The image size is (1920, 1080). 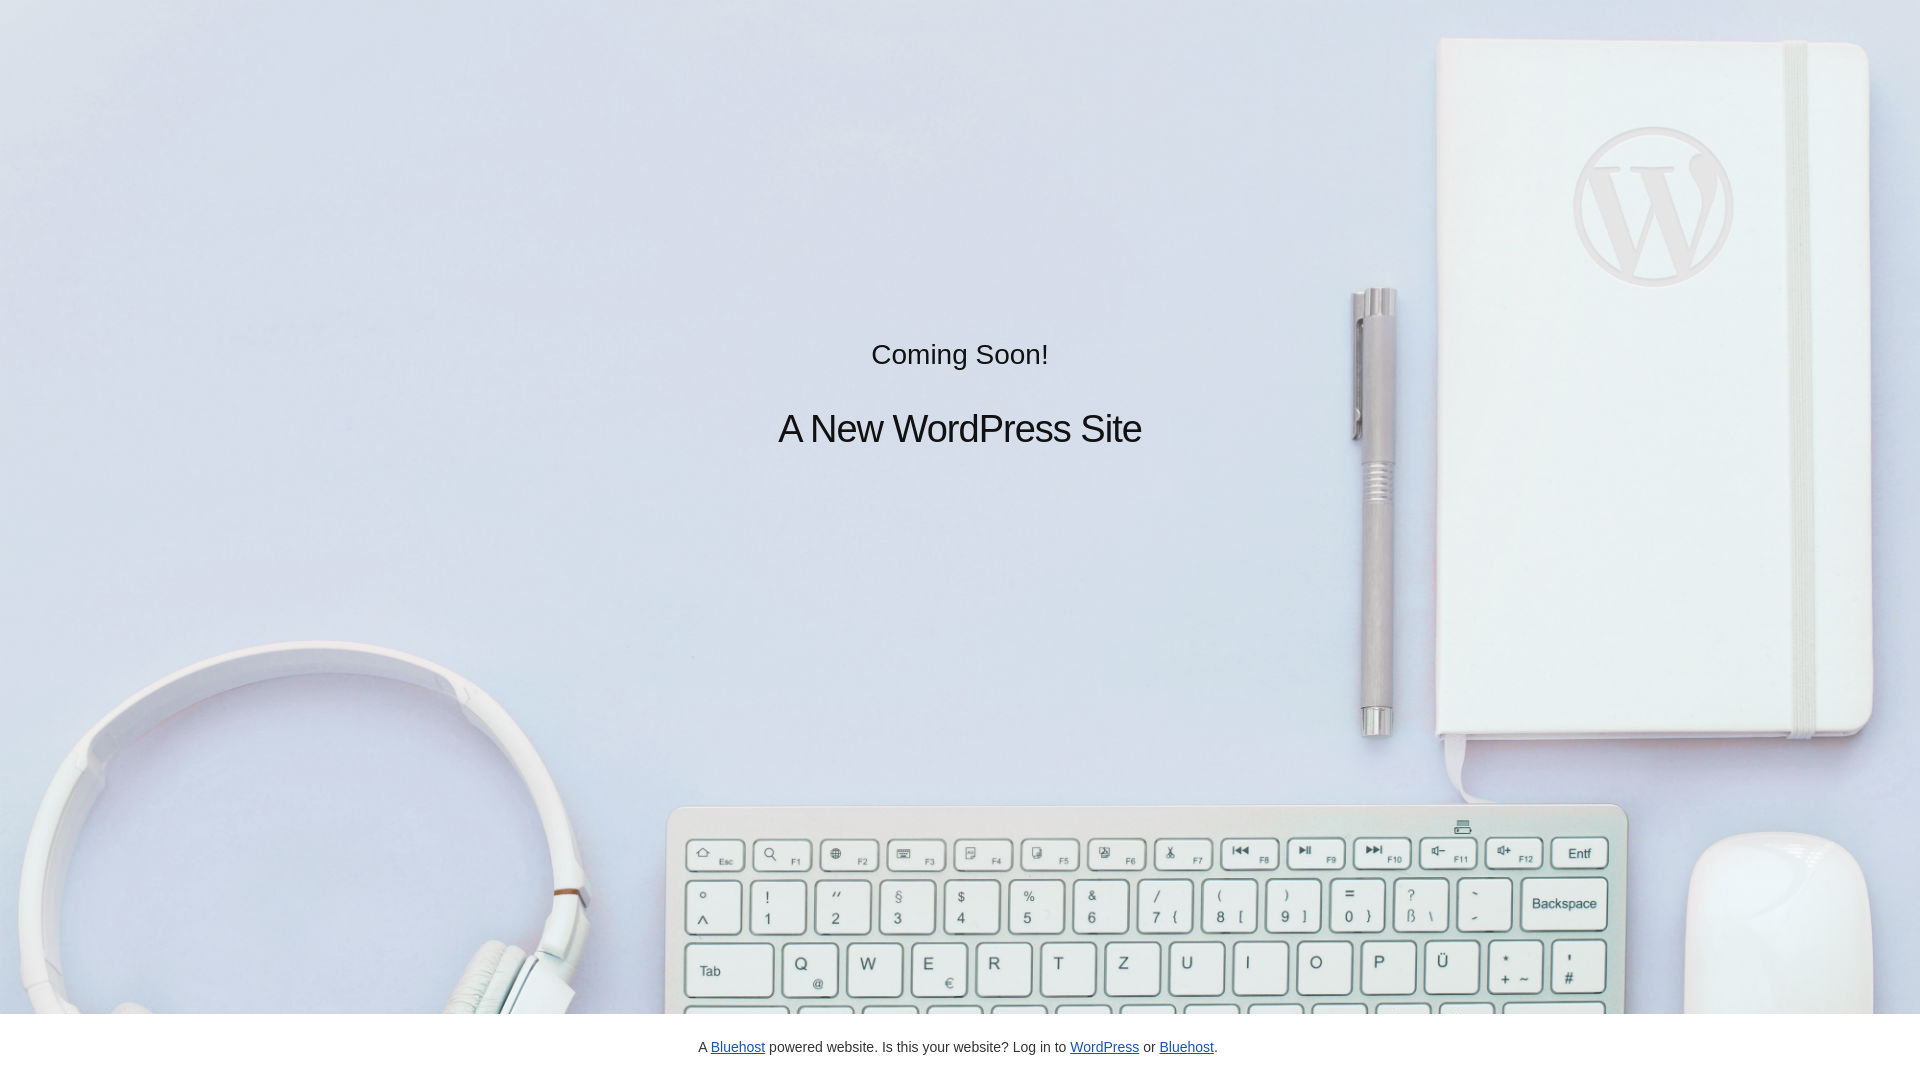 I want to click on 'WordPress', so click(x=1069, y=1045).